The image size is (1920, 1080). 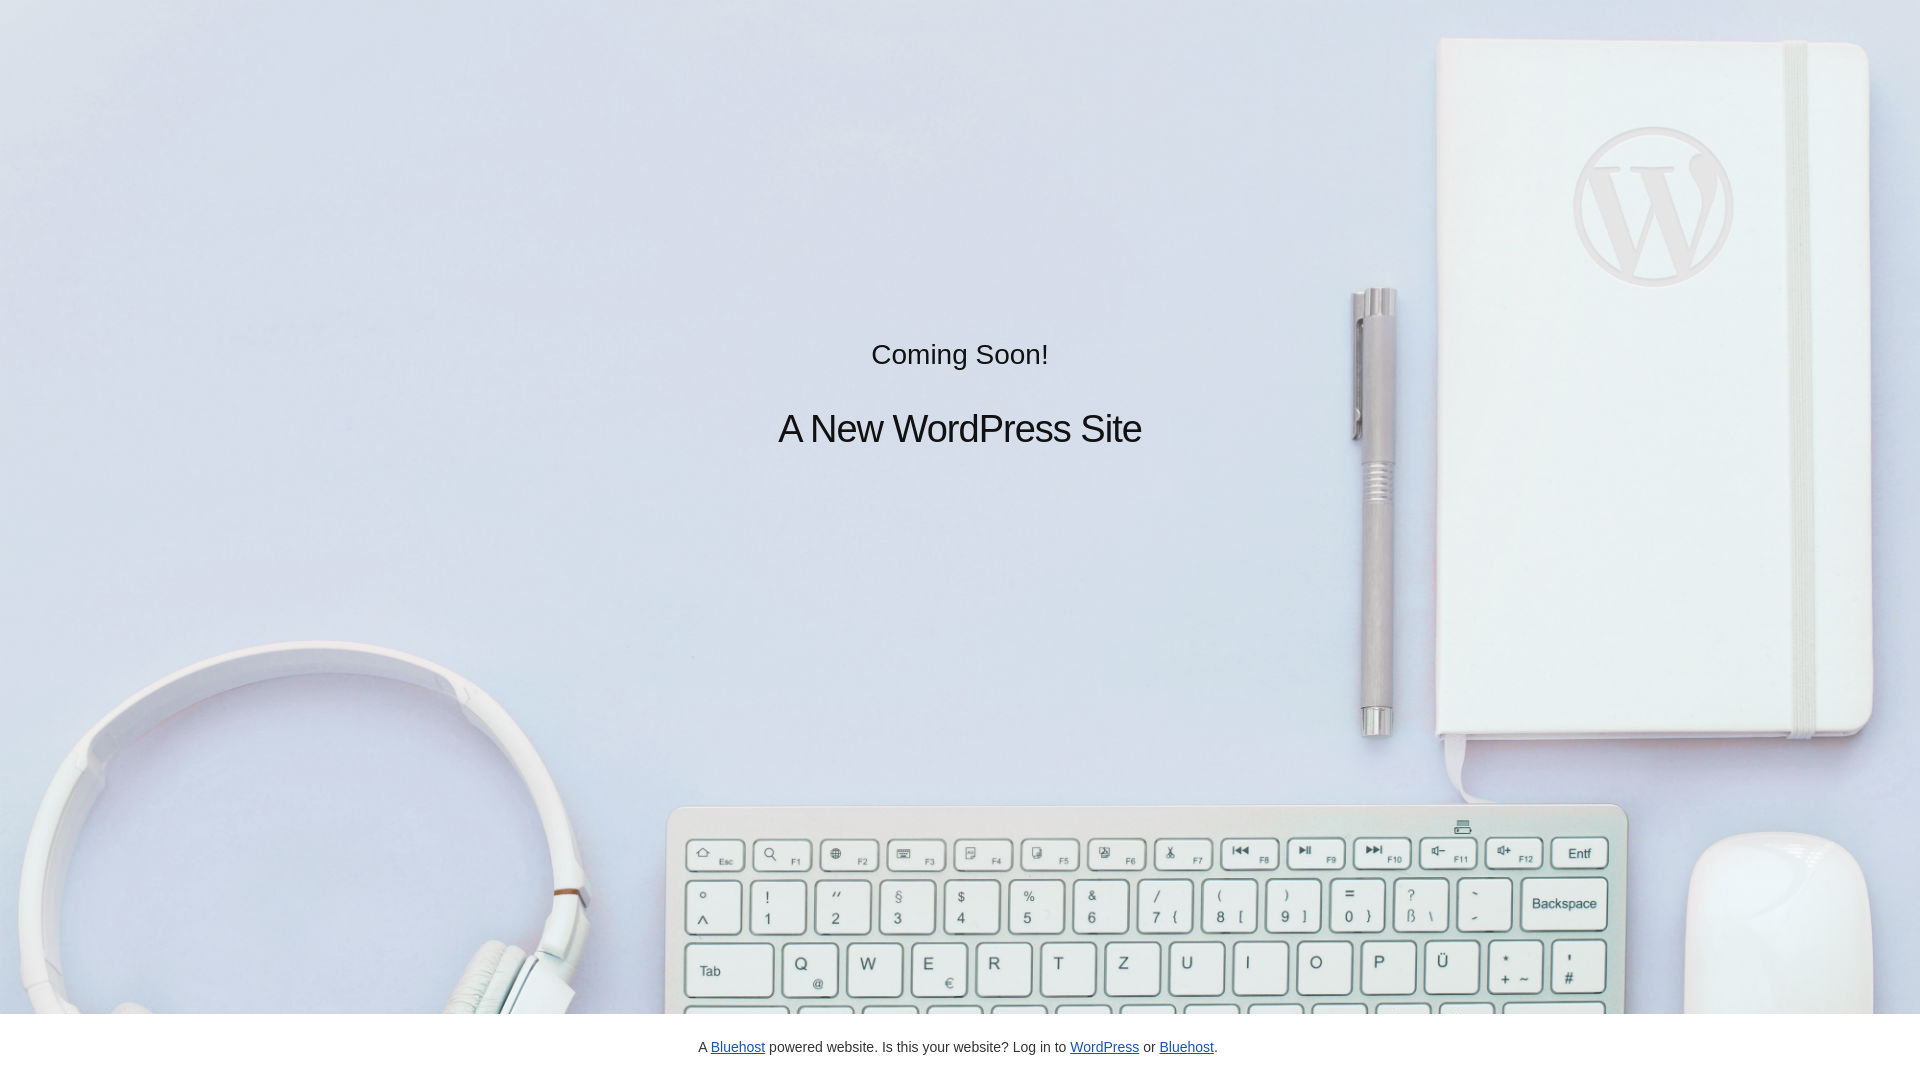 I want to click on 'WordPress', so click(x=1069, y=1045).